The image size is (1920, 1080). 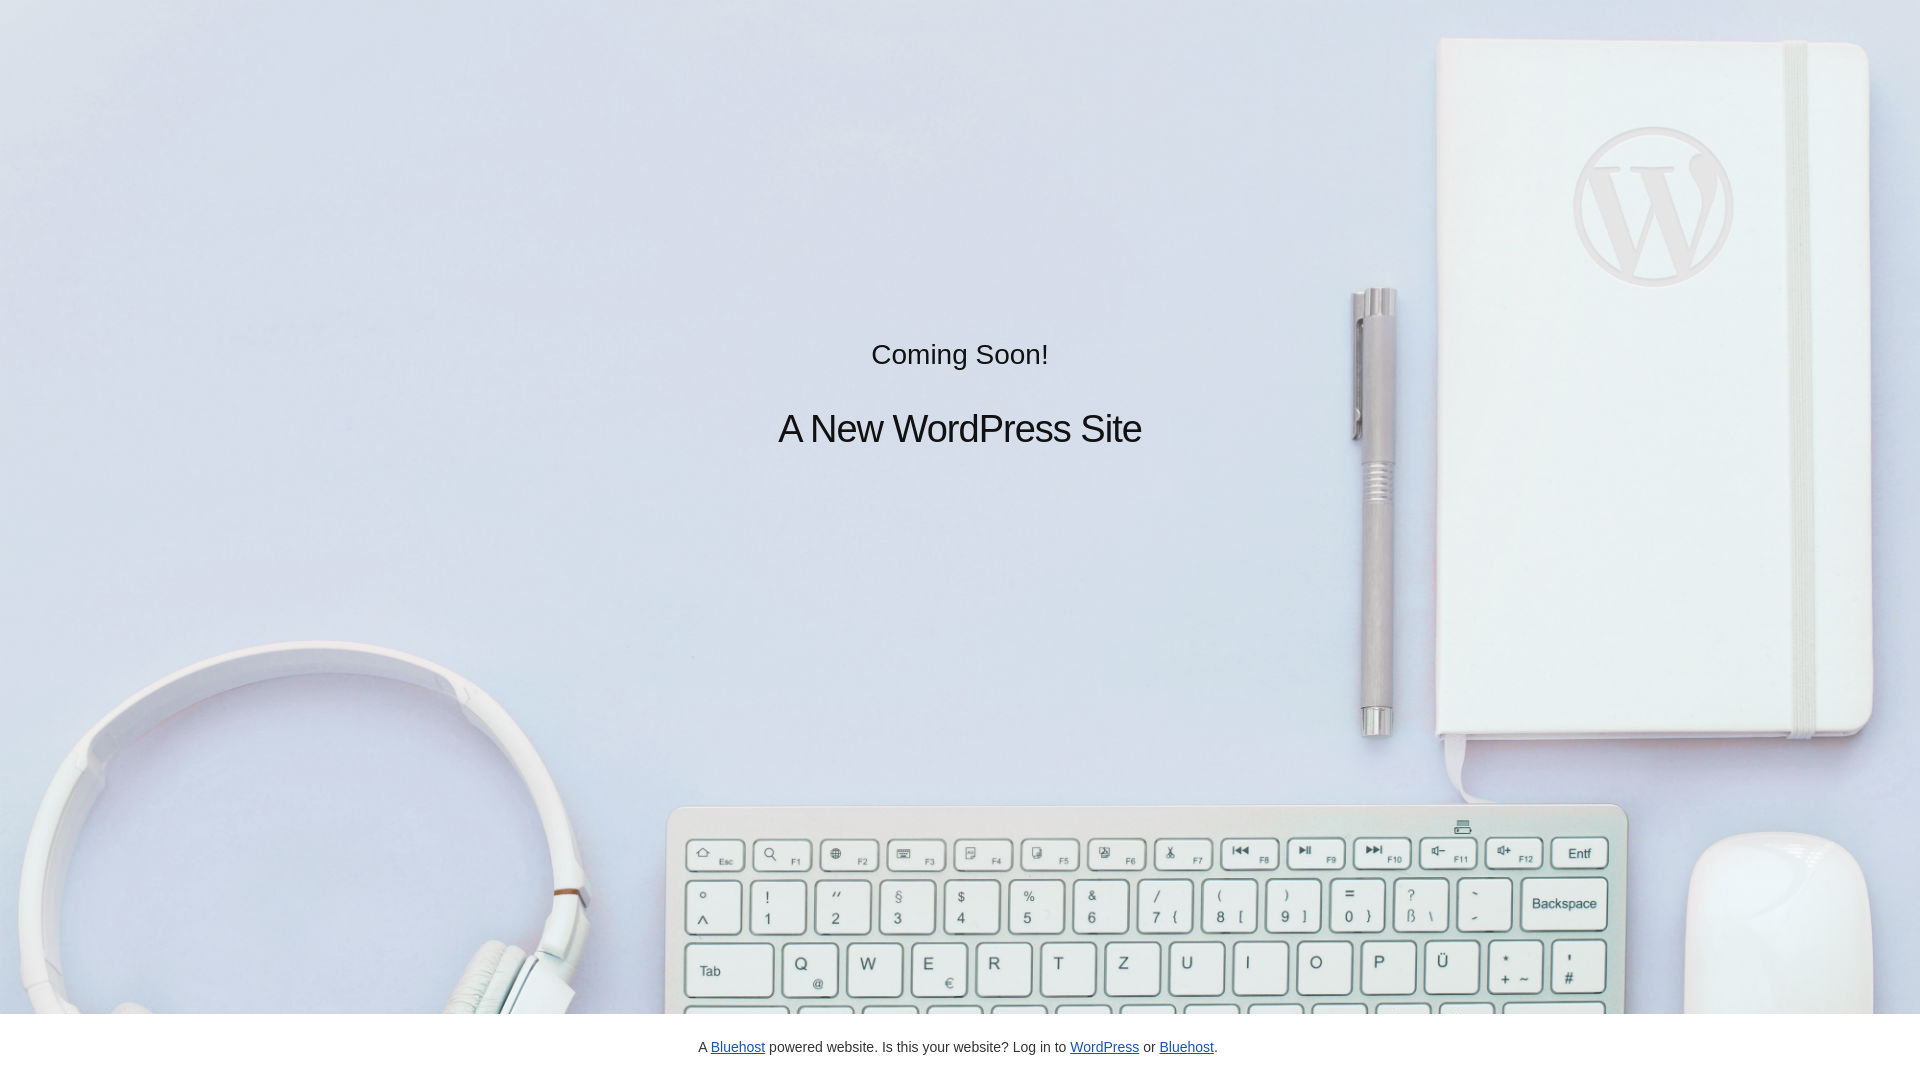 I want to click on 'WordPress', so click(x=1069, y=1045).